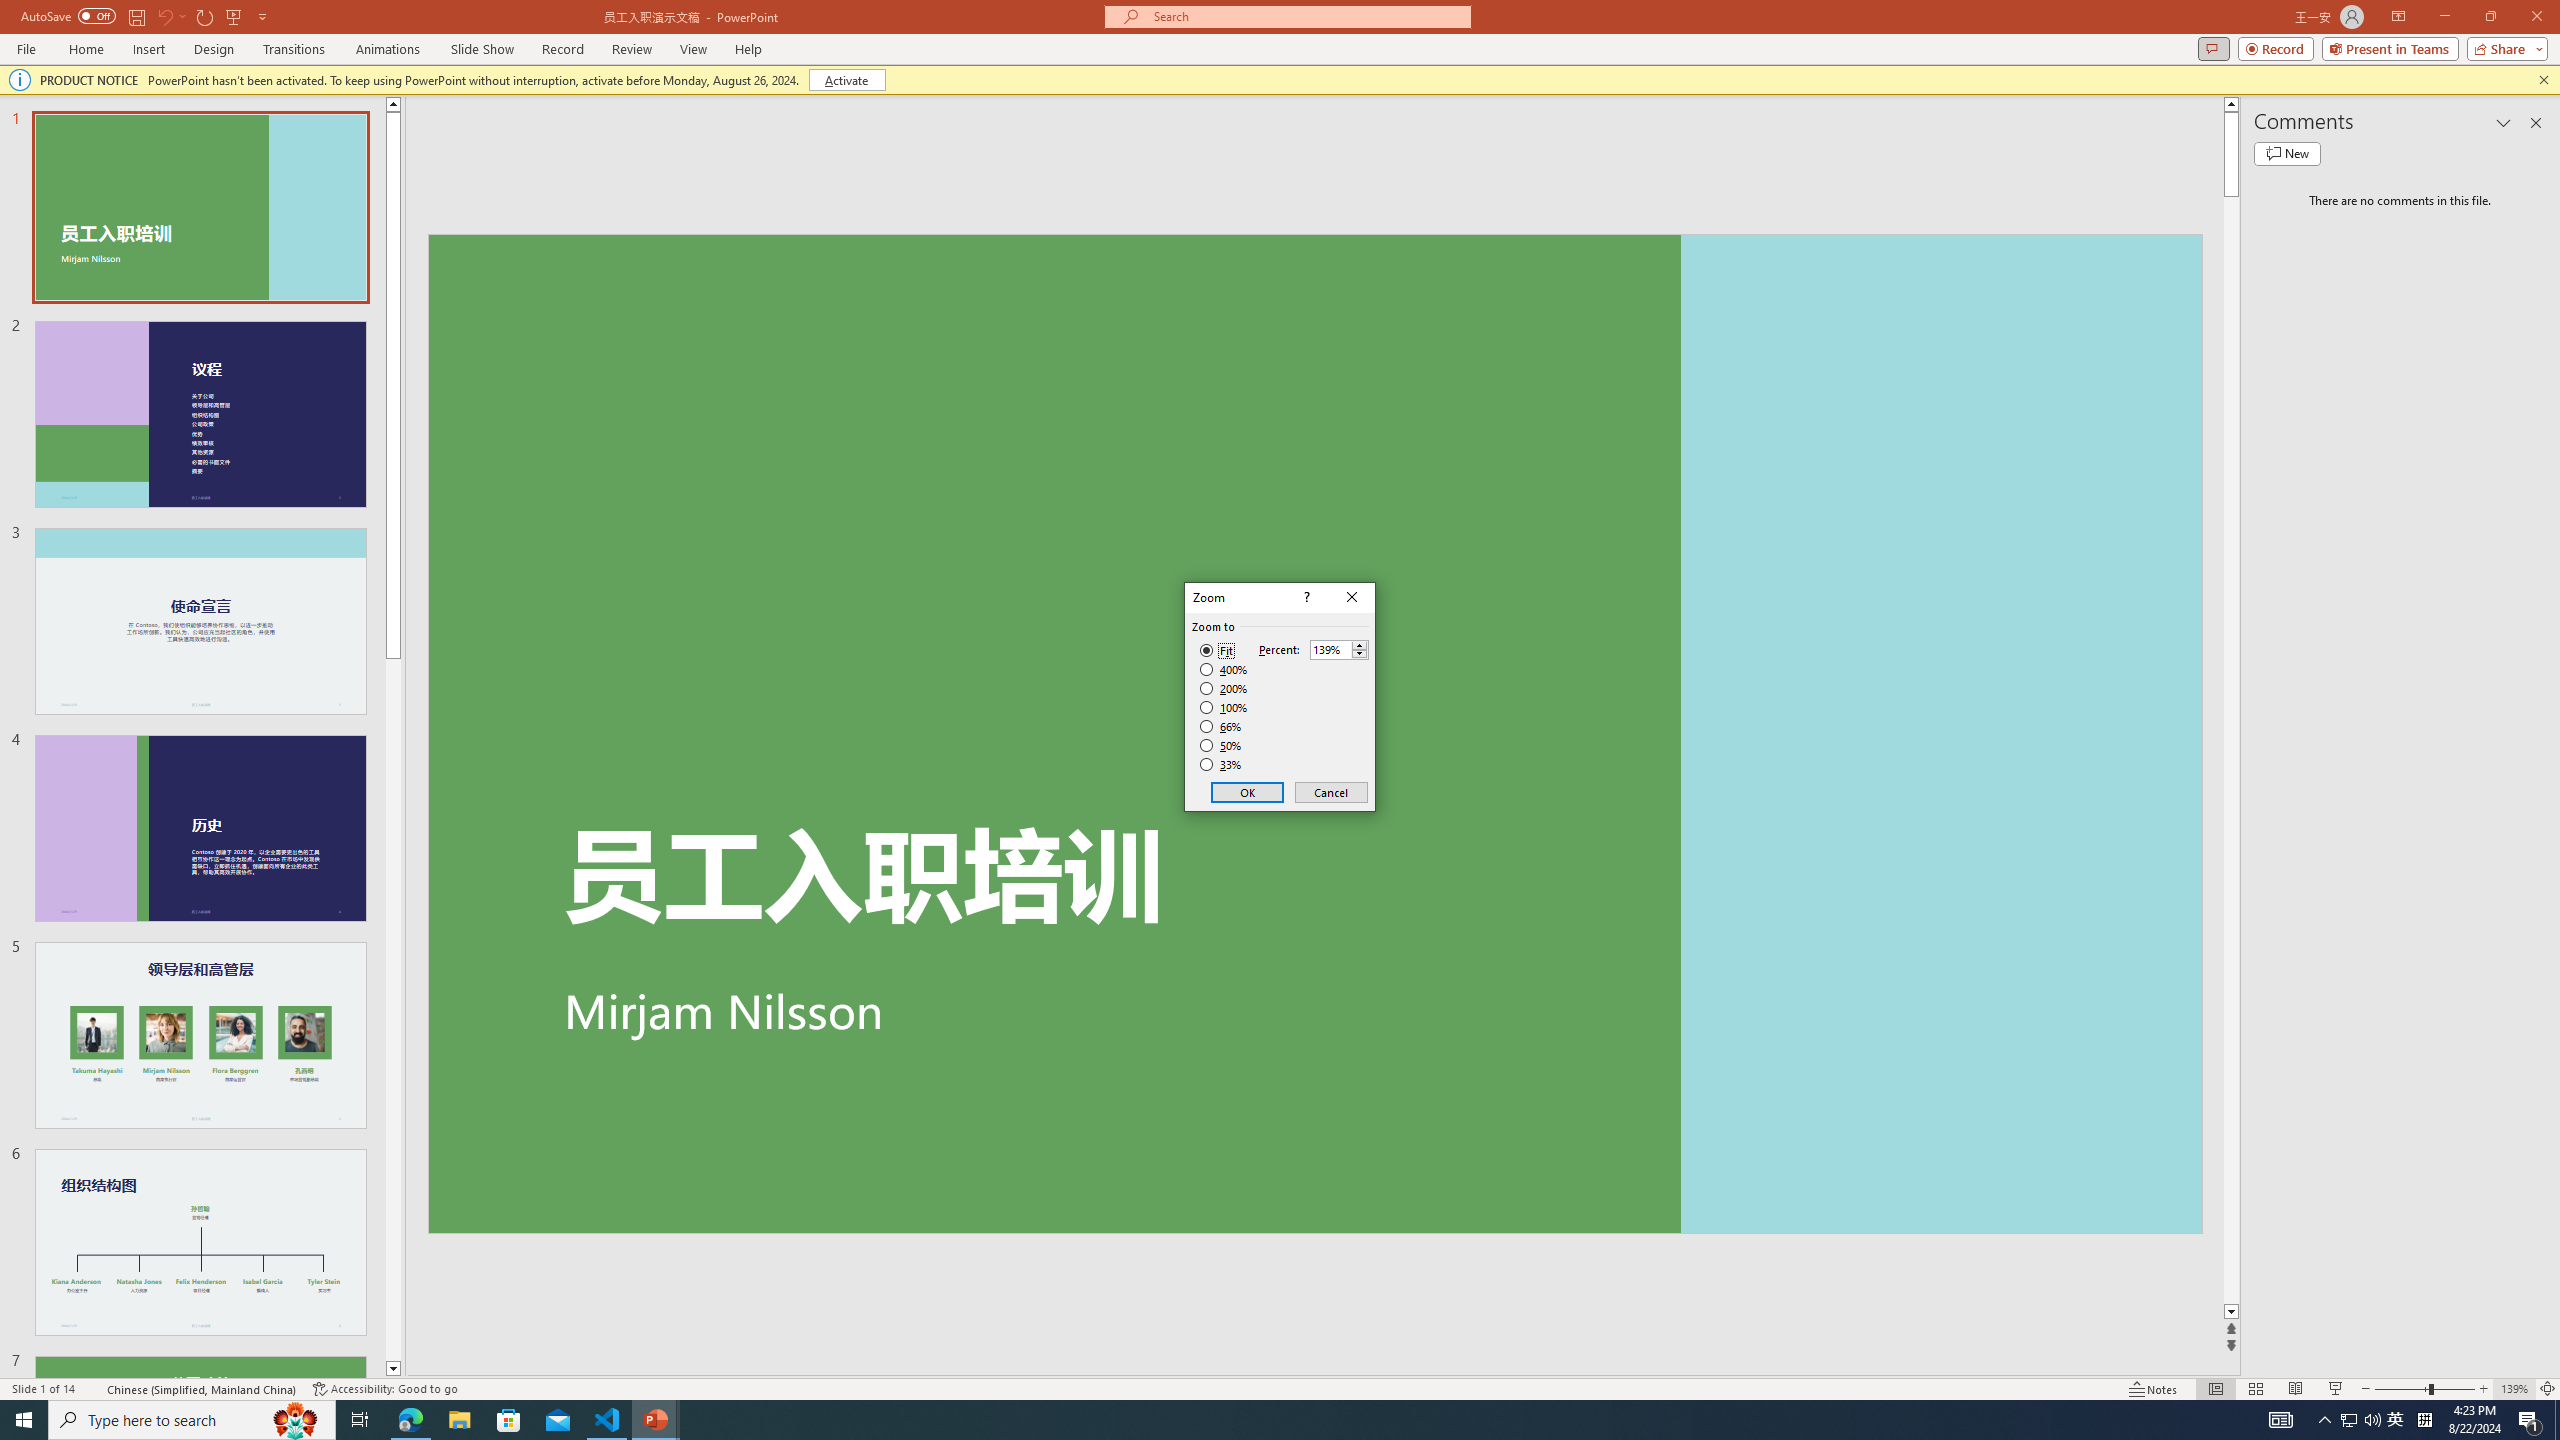 This screenshot has height=1440, width=2560. I want to click on '100%', so click(1223, 706).